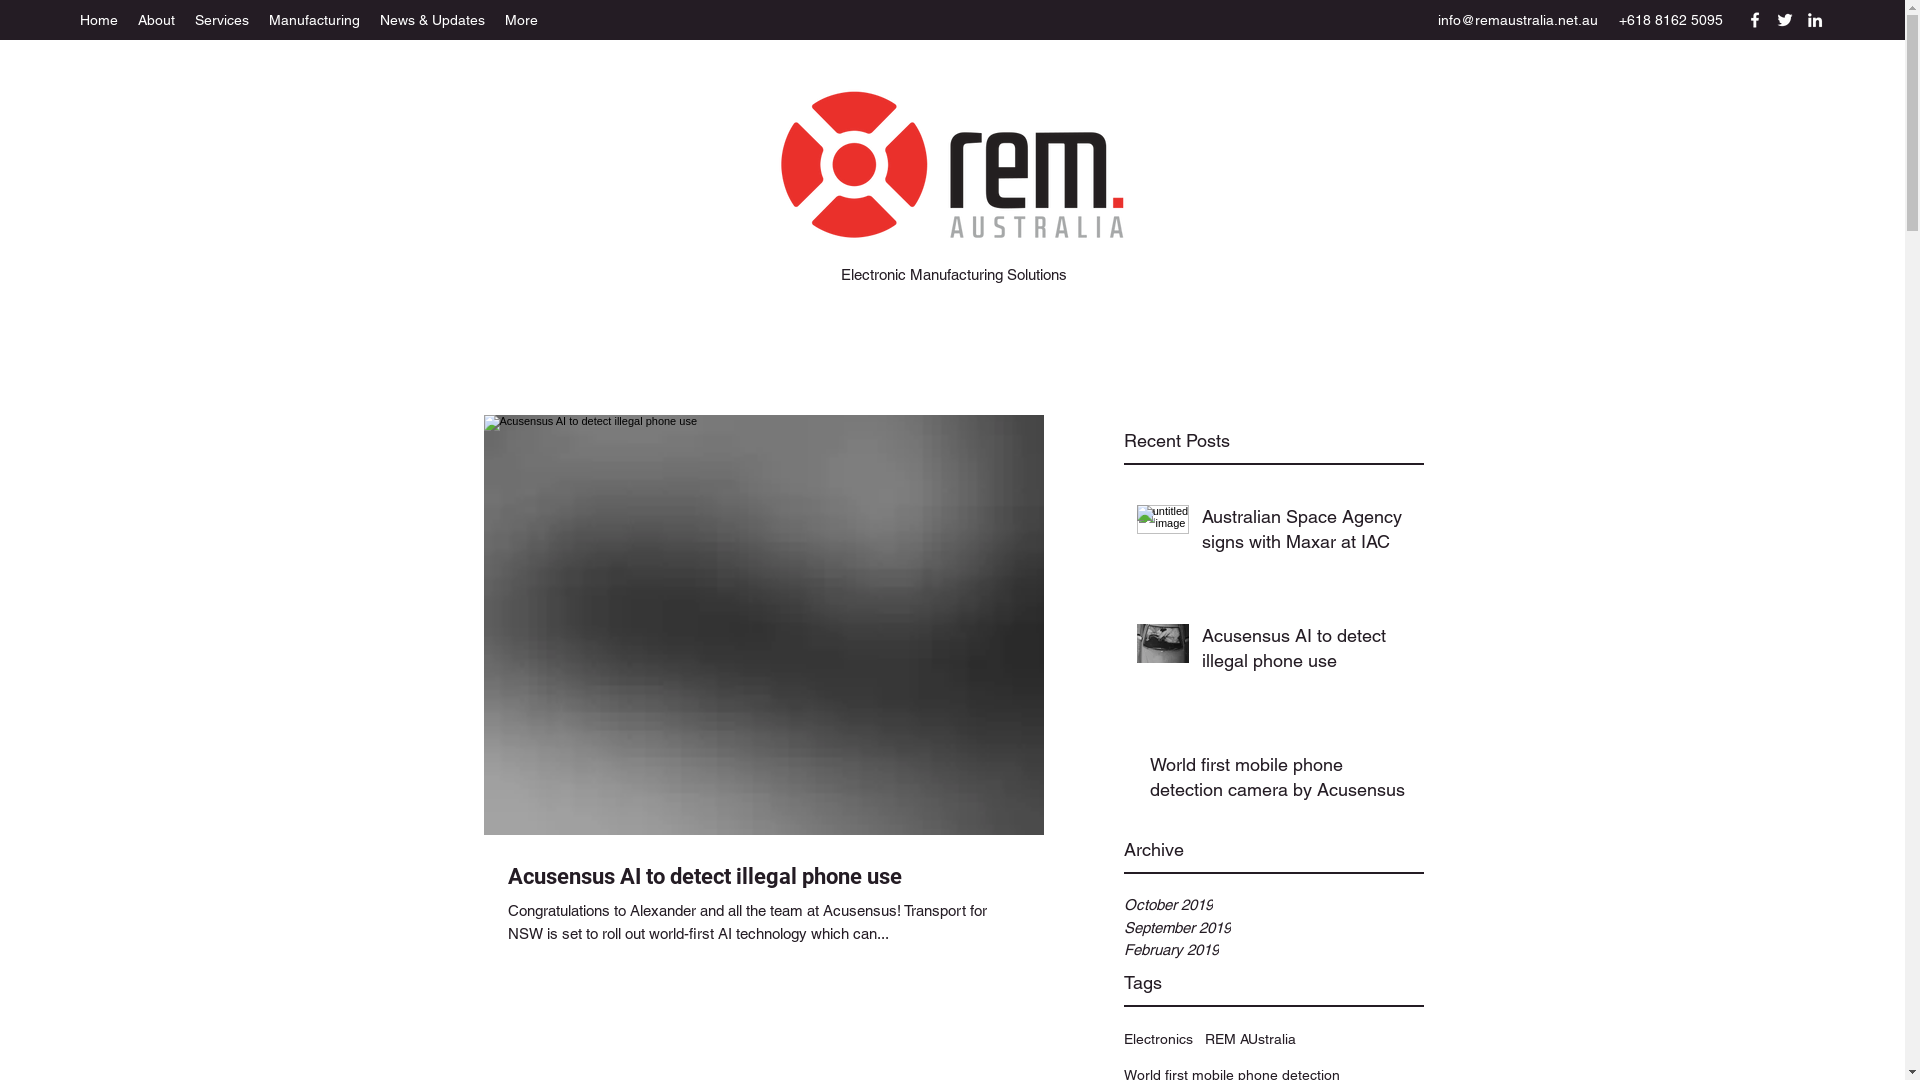 The image size is (1920, 1080). What do you see at coordinates (1123, 928) in the screenshot?
I see `'September 2019'` at bounding box center [1123, 928].